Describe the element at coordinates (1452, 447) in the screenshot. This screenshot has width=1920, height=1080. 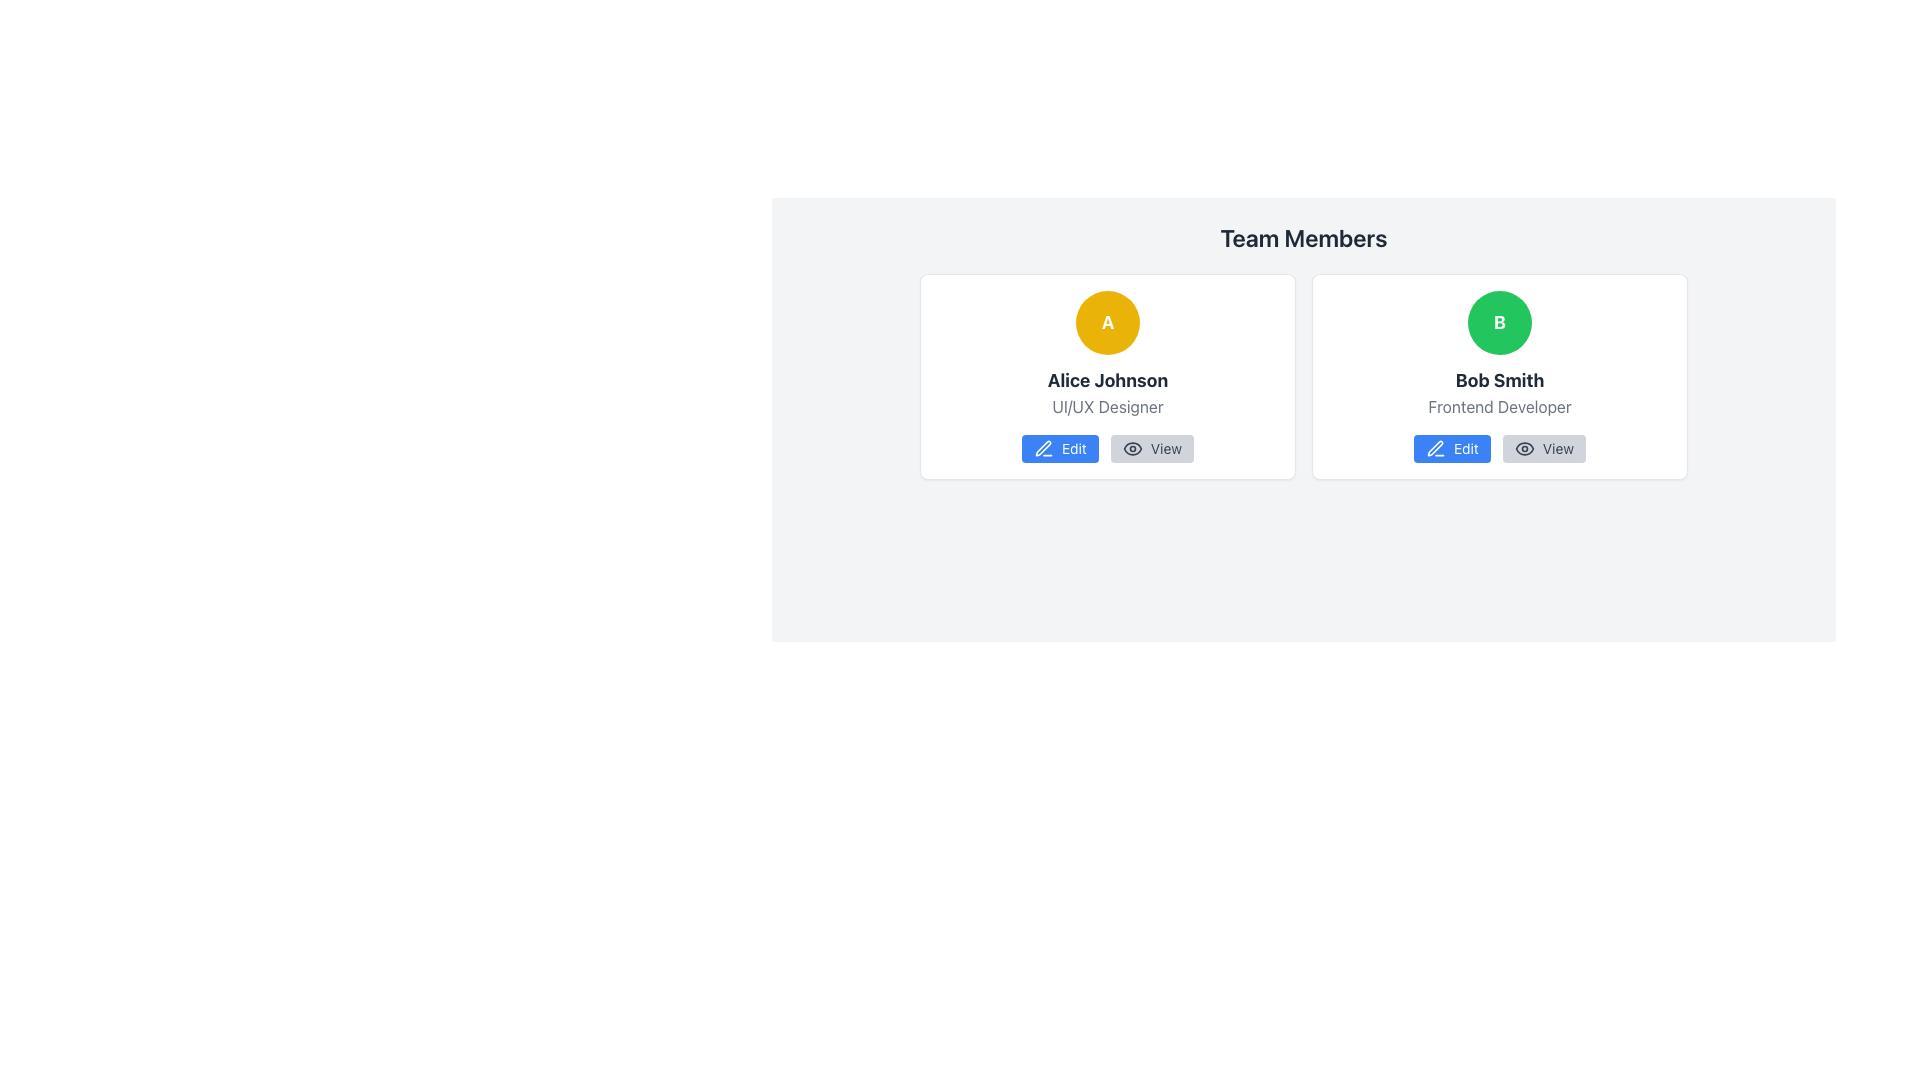
I see `the edit button located at the bottom-left corner of the card associated with 'Bob Smith - Frontend Developer'` at that location.